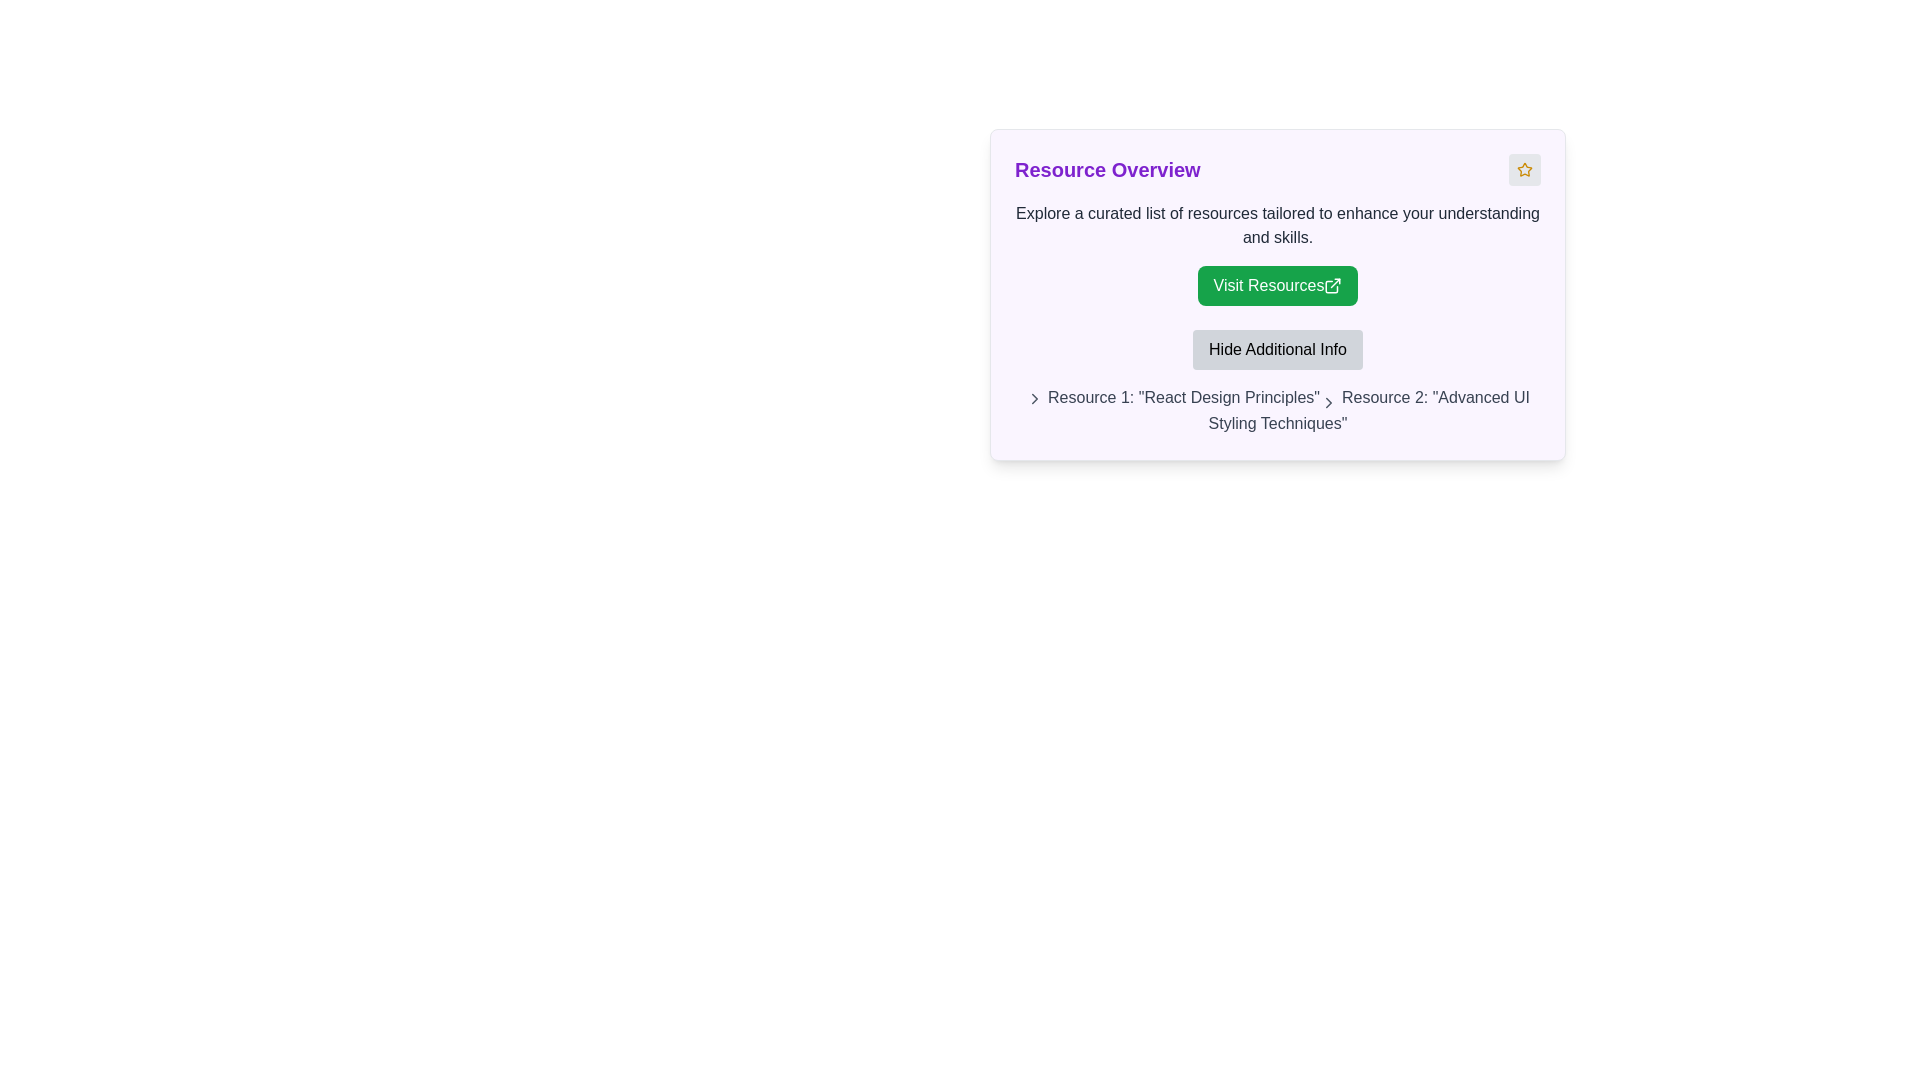  What do you see at coordinates (1184, 397) in the screenshot?
I see `the Text Component that provides the title and description of the first listed resource, located to the right of a small right-chevron icon` at bounding box center [1184, 397].